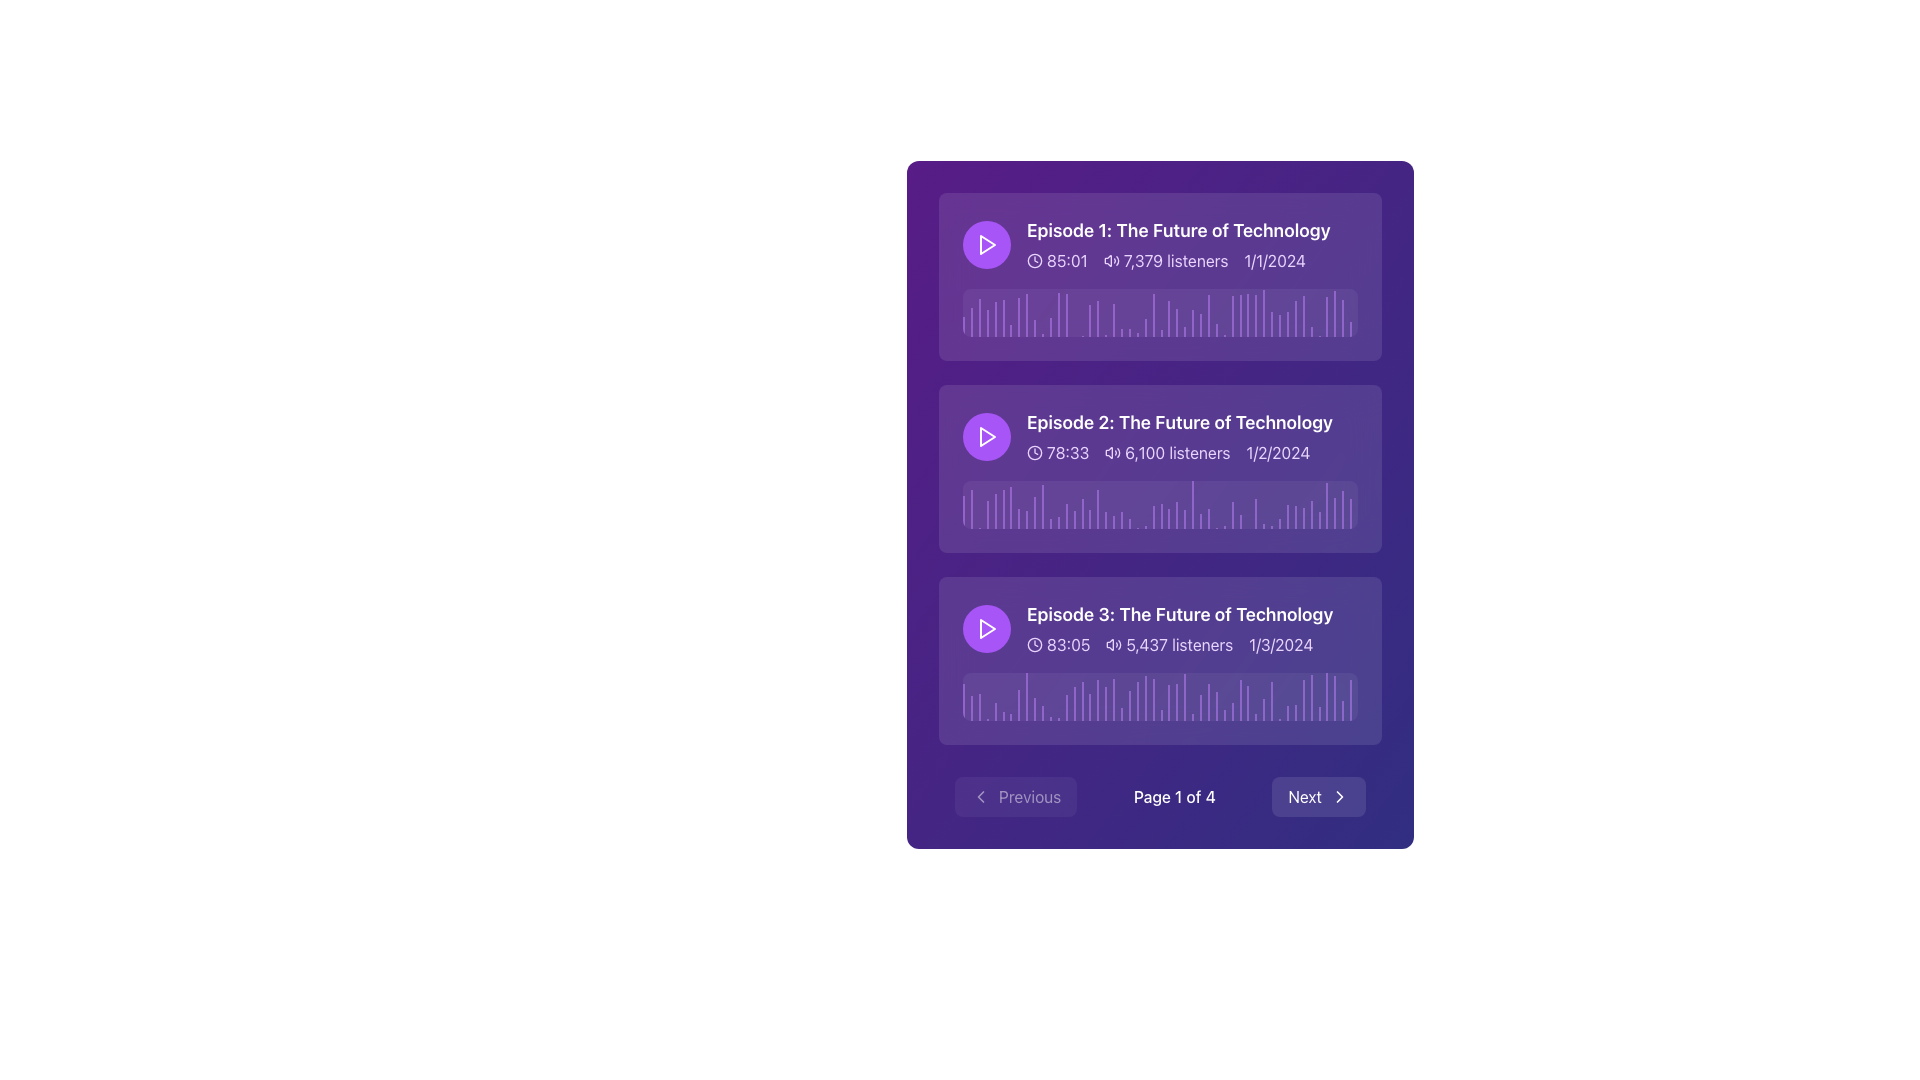  What do you see at coordinates (1035, 327) in the screenshot?
I see `the 10th vertical bar in the audio waveform visualization for the first episode item in the list of episodes` at bounding box center [1035, 327].